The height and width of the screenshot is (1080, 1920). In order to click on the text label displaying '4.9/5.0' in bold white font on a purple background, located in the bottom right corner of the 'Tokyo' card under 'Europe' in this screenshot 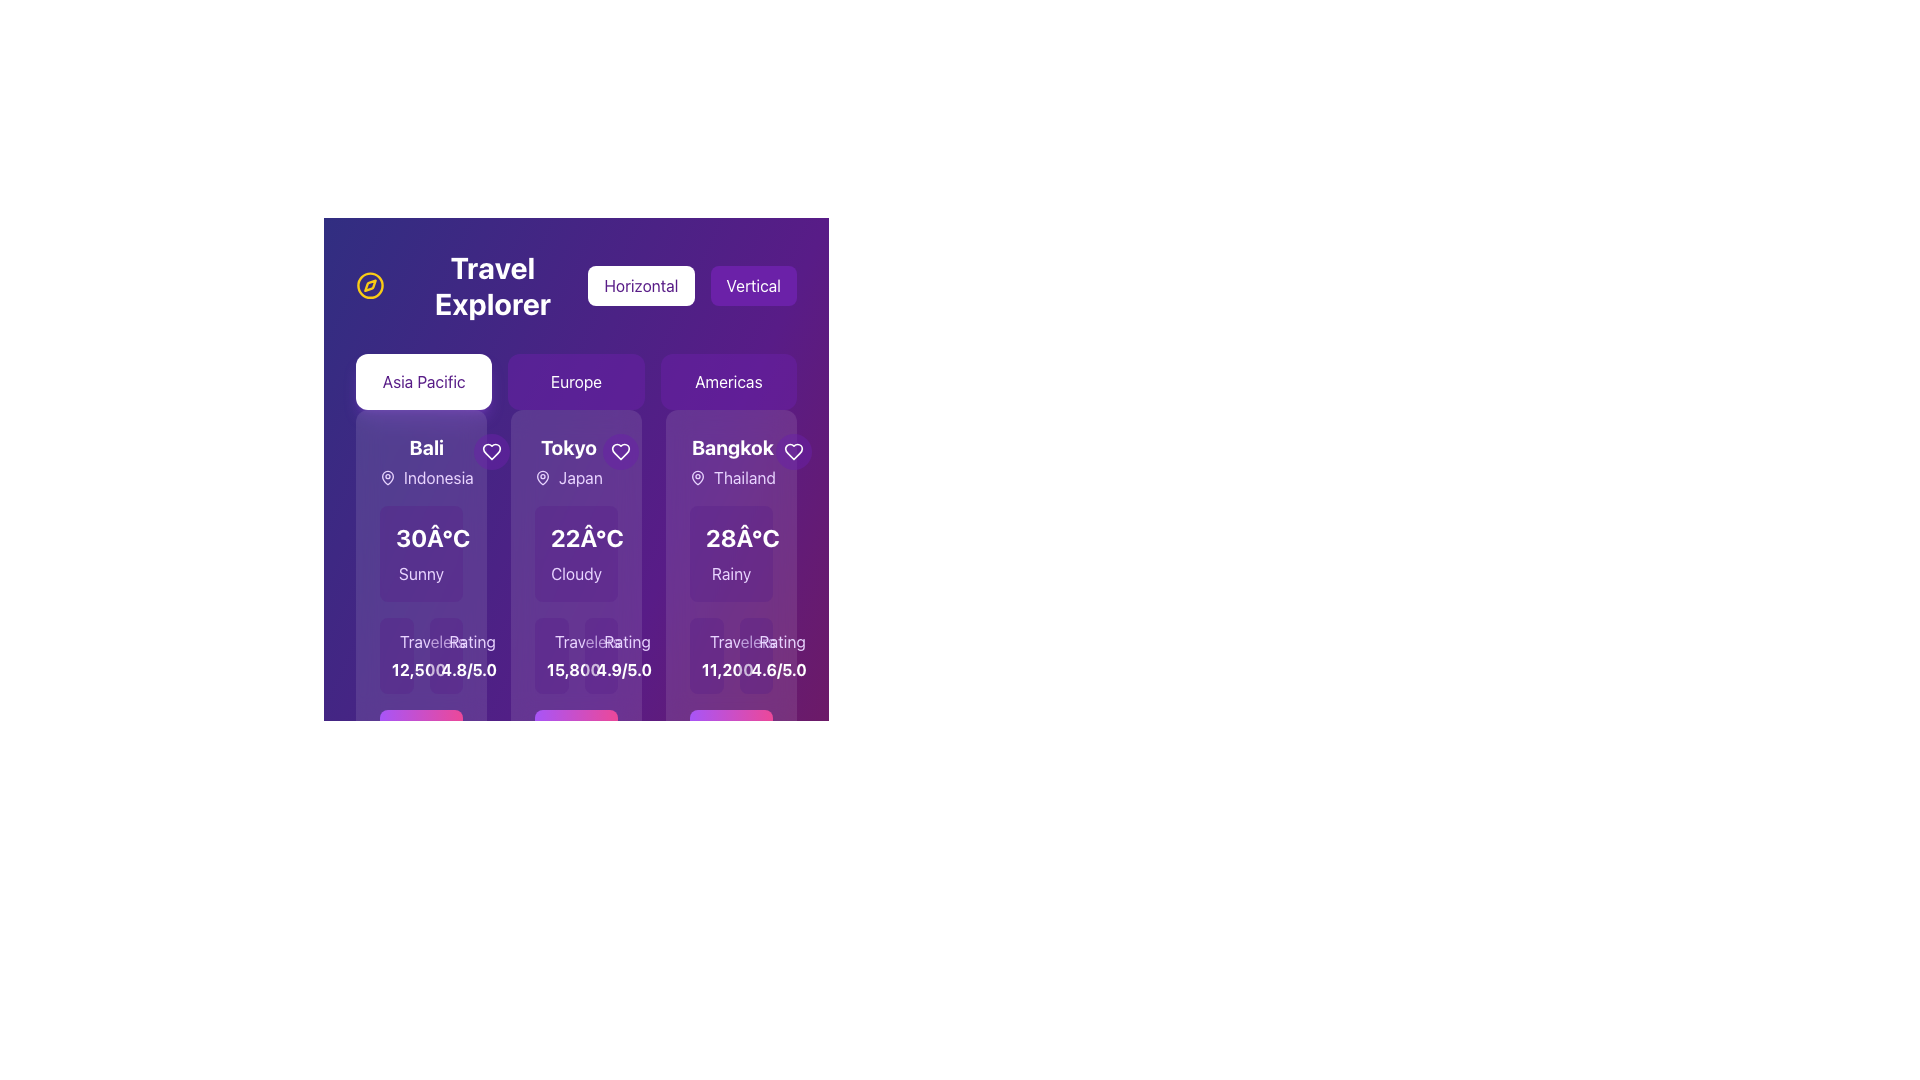, I will do `click(600, 670)`.